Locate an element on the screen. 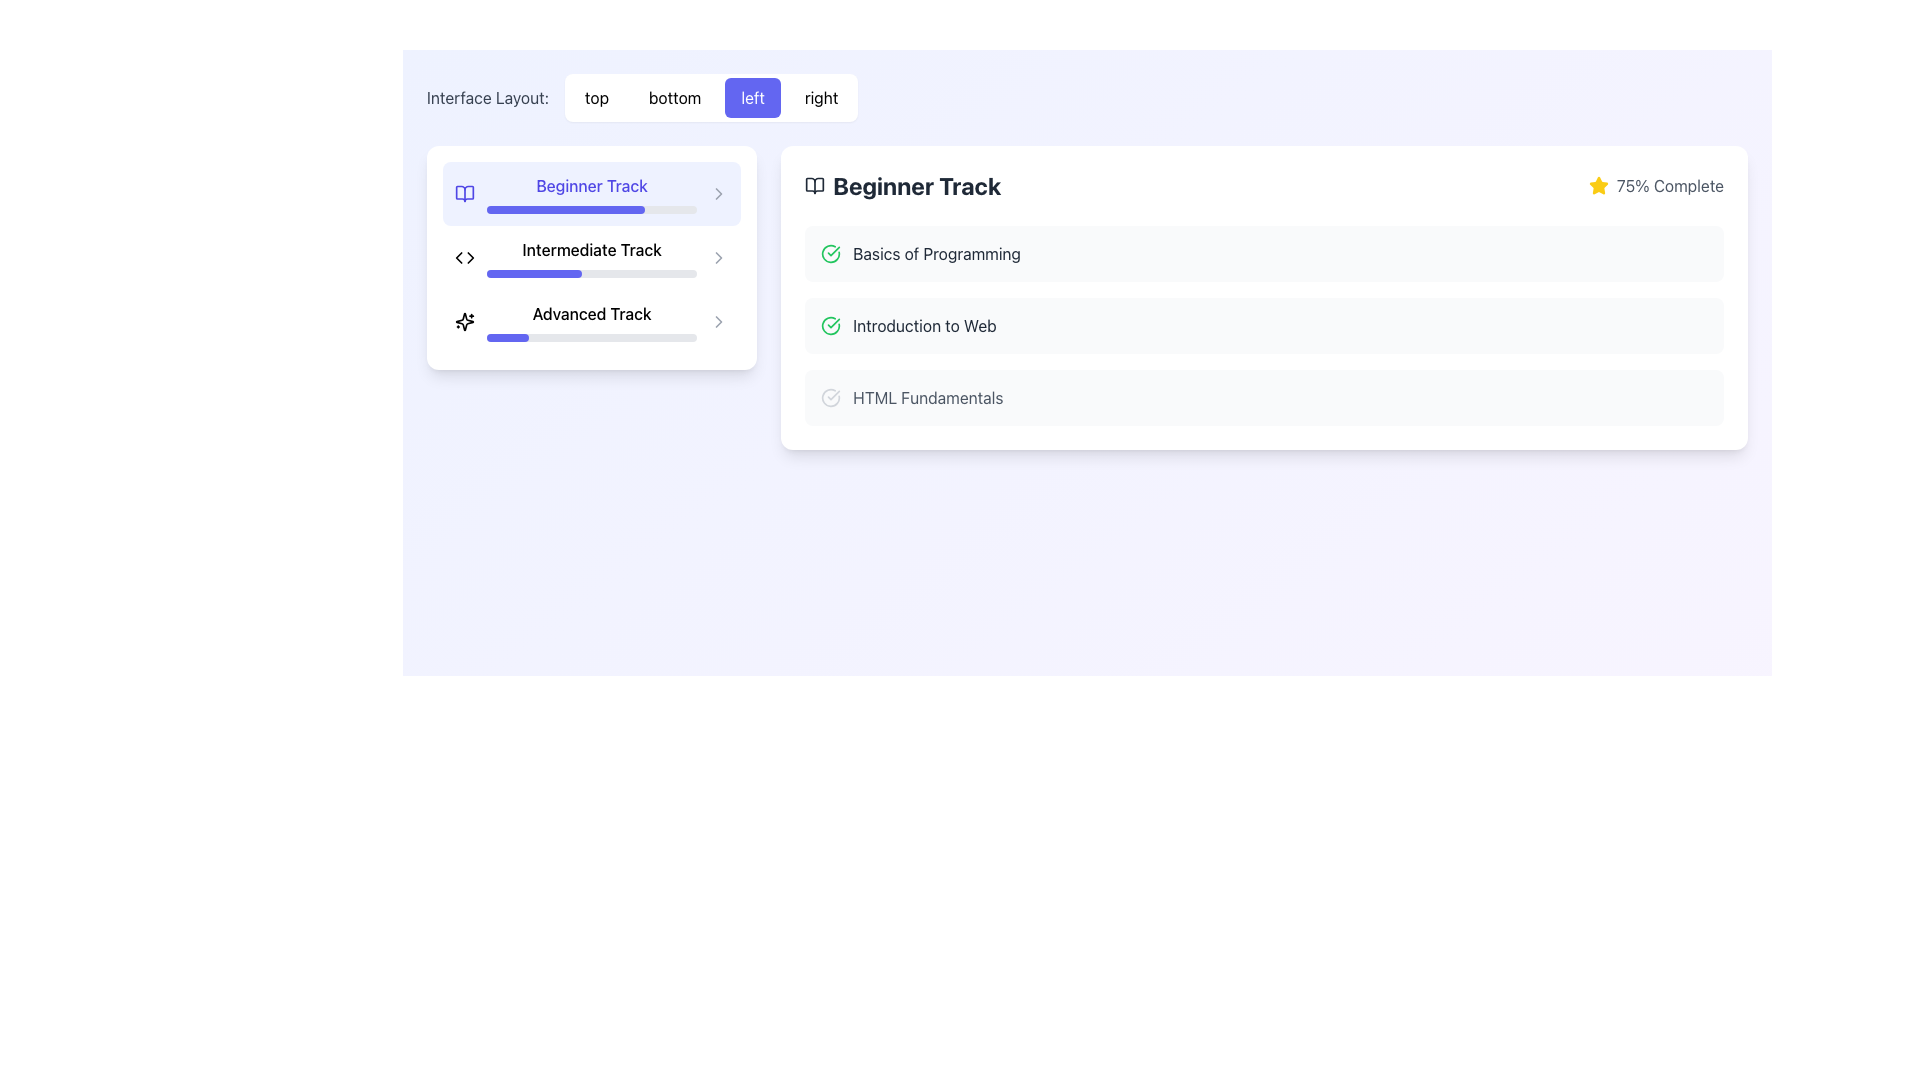 The width and height of the screenshot is (1920, 1080). the 'Beginner Track' text in the interactive list element is located at coordinates (591, 193).